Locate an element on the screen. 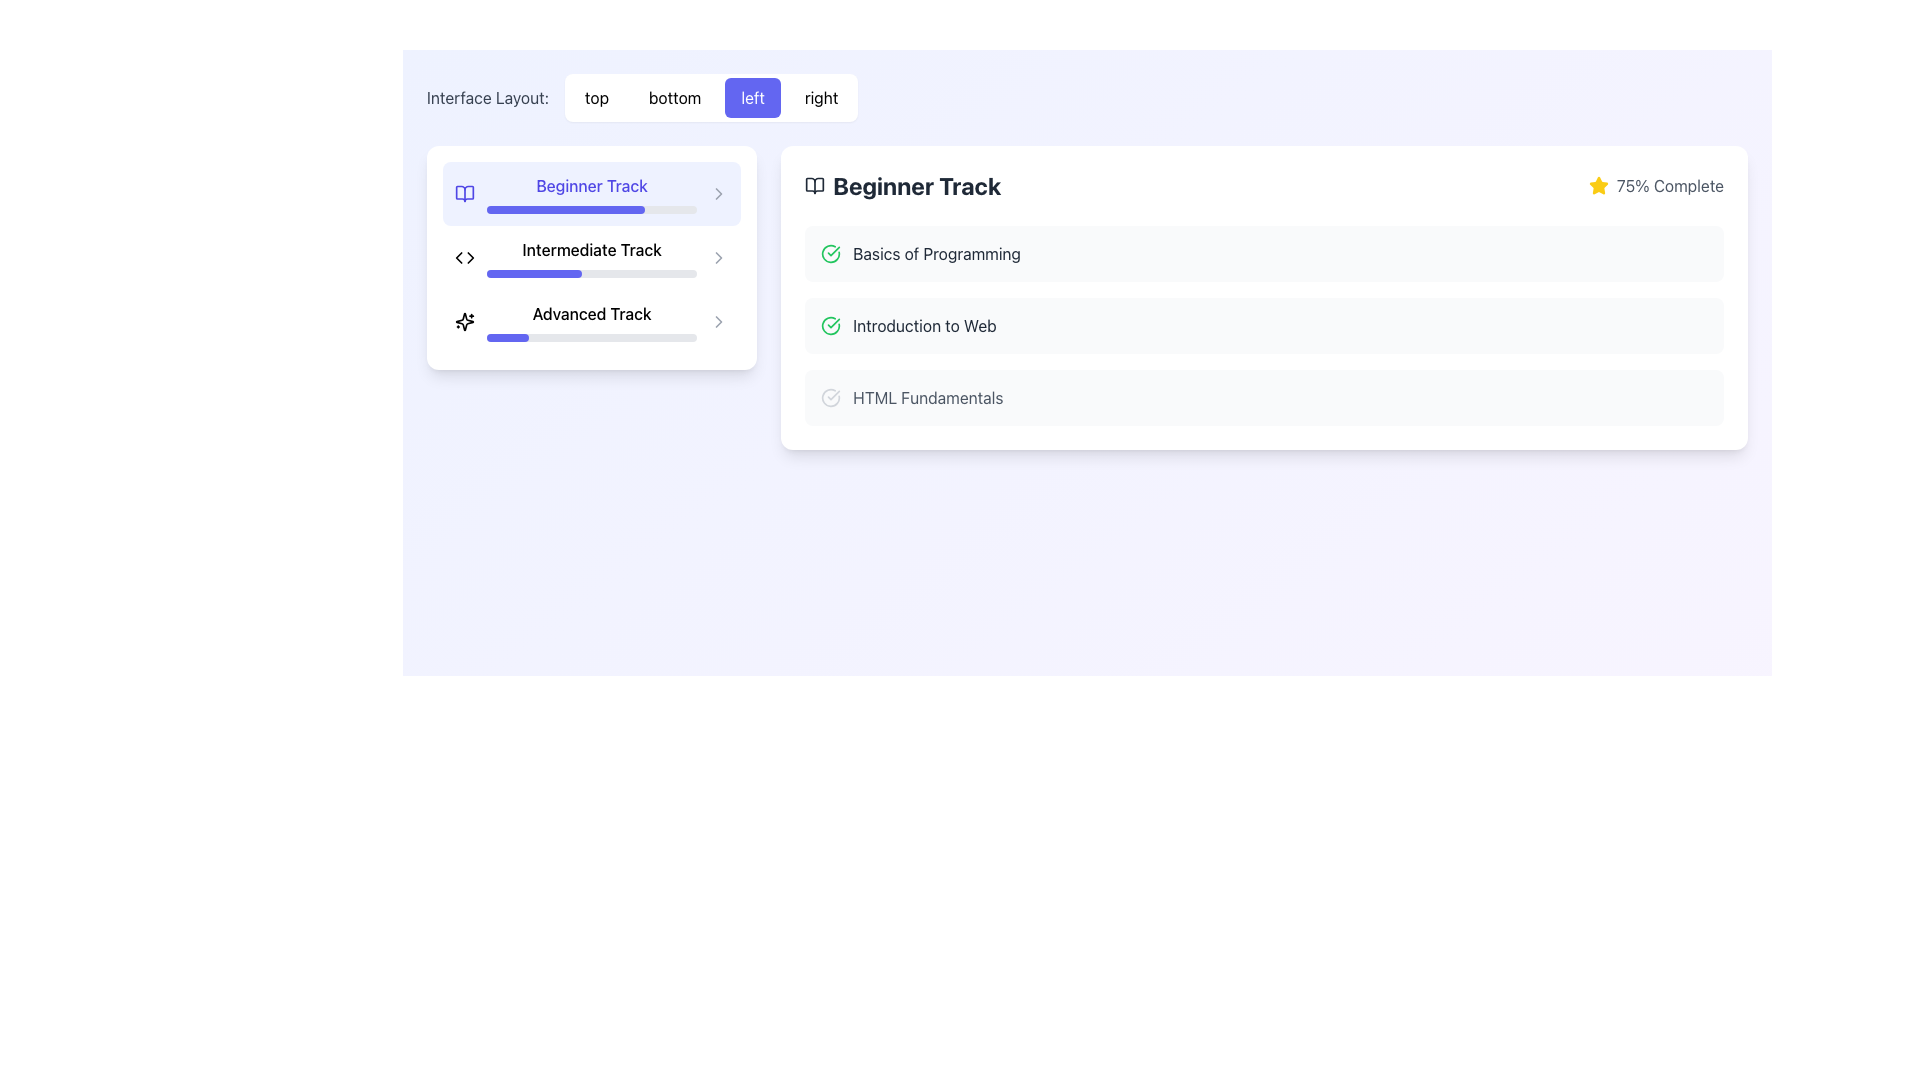 The width and height of the screenshot is (1920, 1080). the 'Beginner Track' text in the interactive list element is located at coordinates (591, 193).